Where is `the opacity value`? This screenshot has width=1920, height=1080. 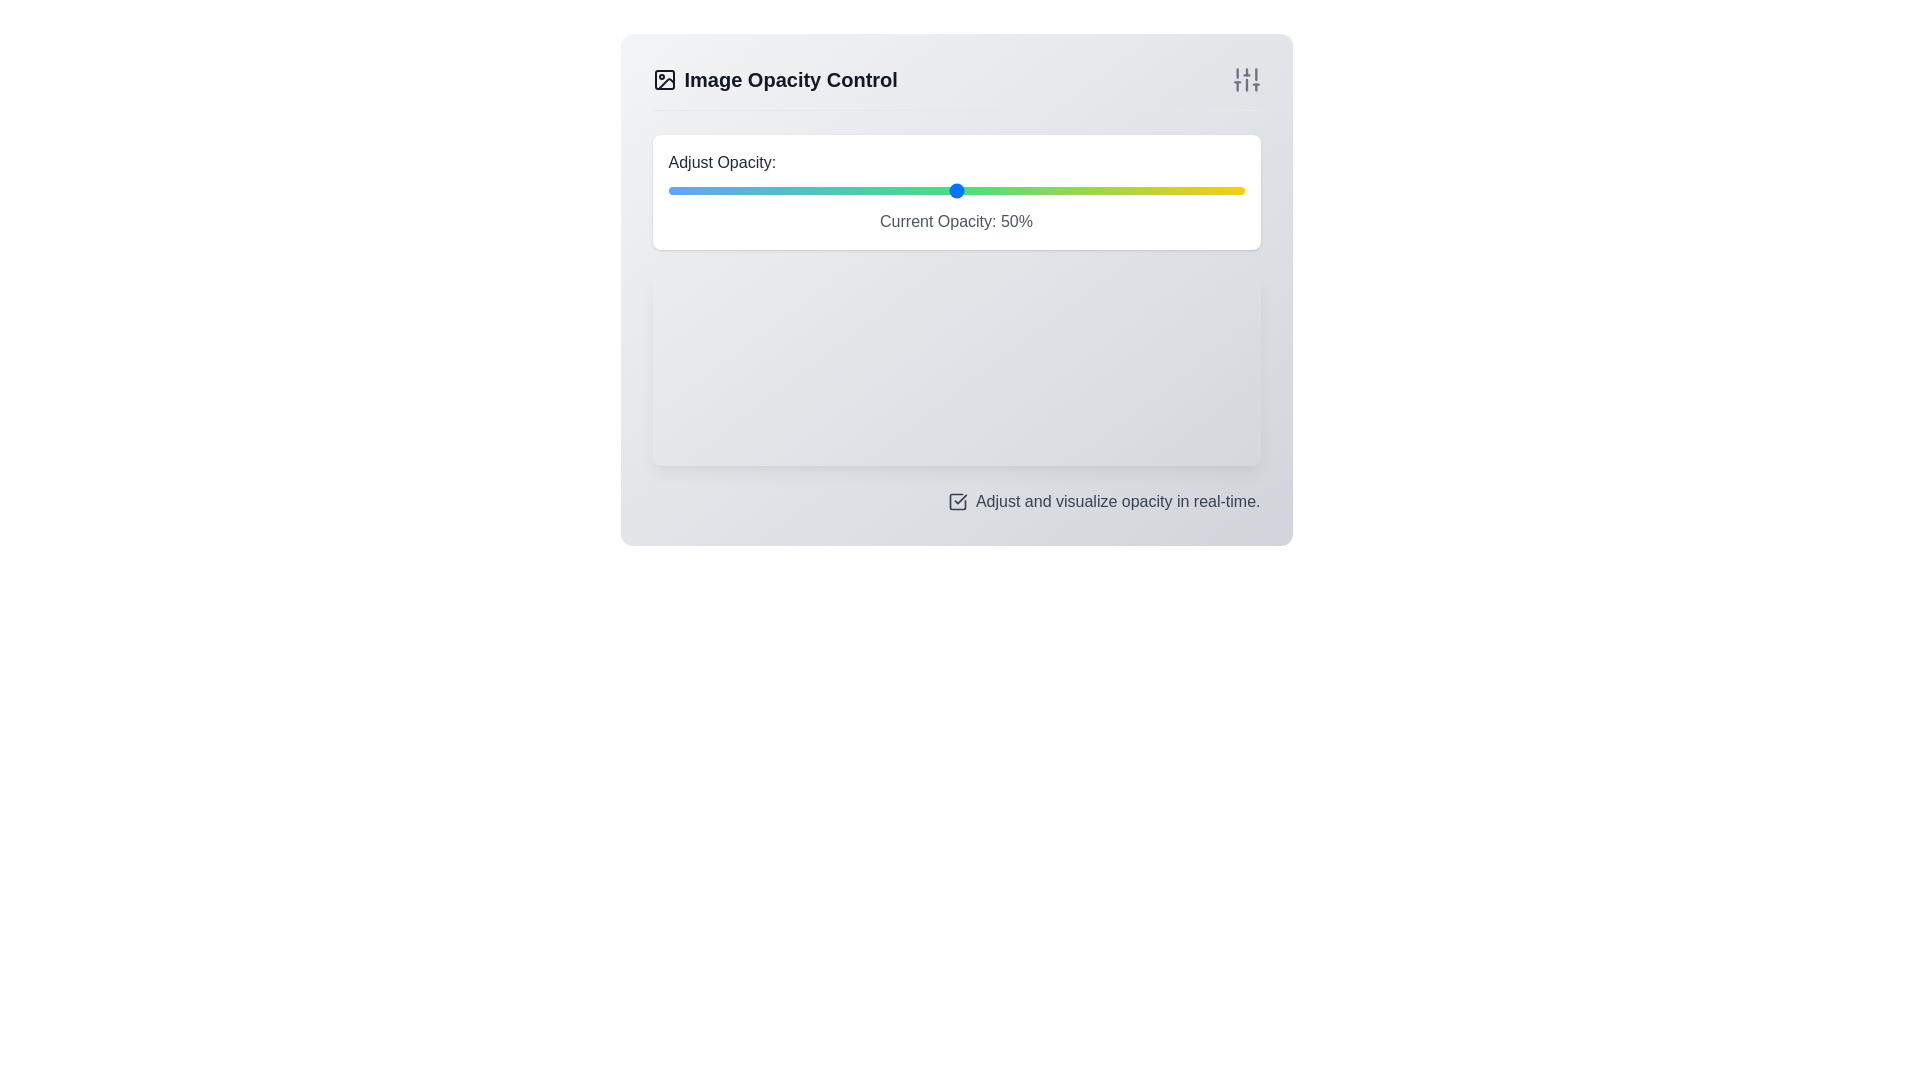
the opacity value is located at coordinates (996, 191).